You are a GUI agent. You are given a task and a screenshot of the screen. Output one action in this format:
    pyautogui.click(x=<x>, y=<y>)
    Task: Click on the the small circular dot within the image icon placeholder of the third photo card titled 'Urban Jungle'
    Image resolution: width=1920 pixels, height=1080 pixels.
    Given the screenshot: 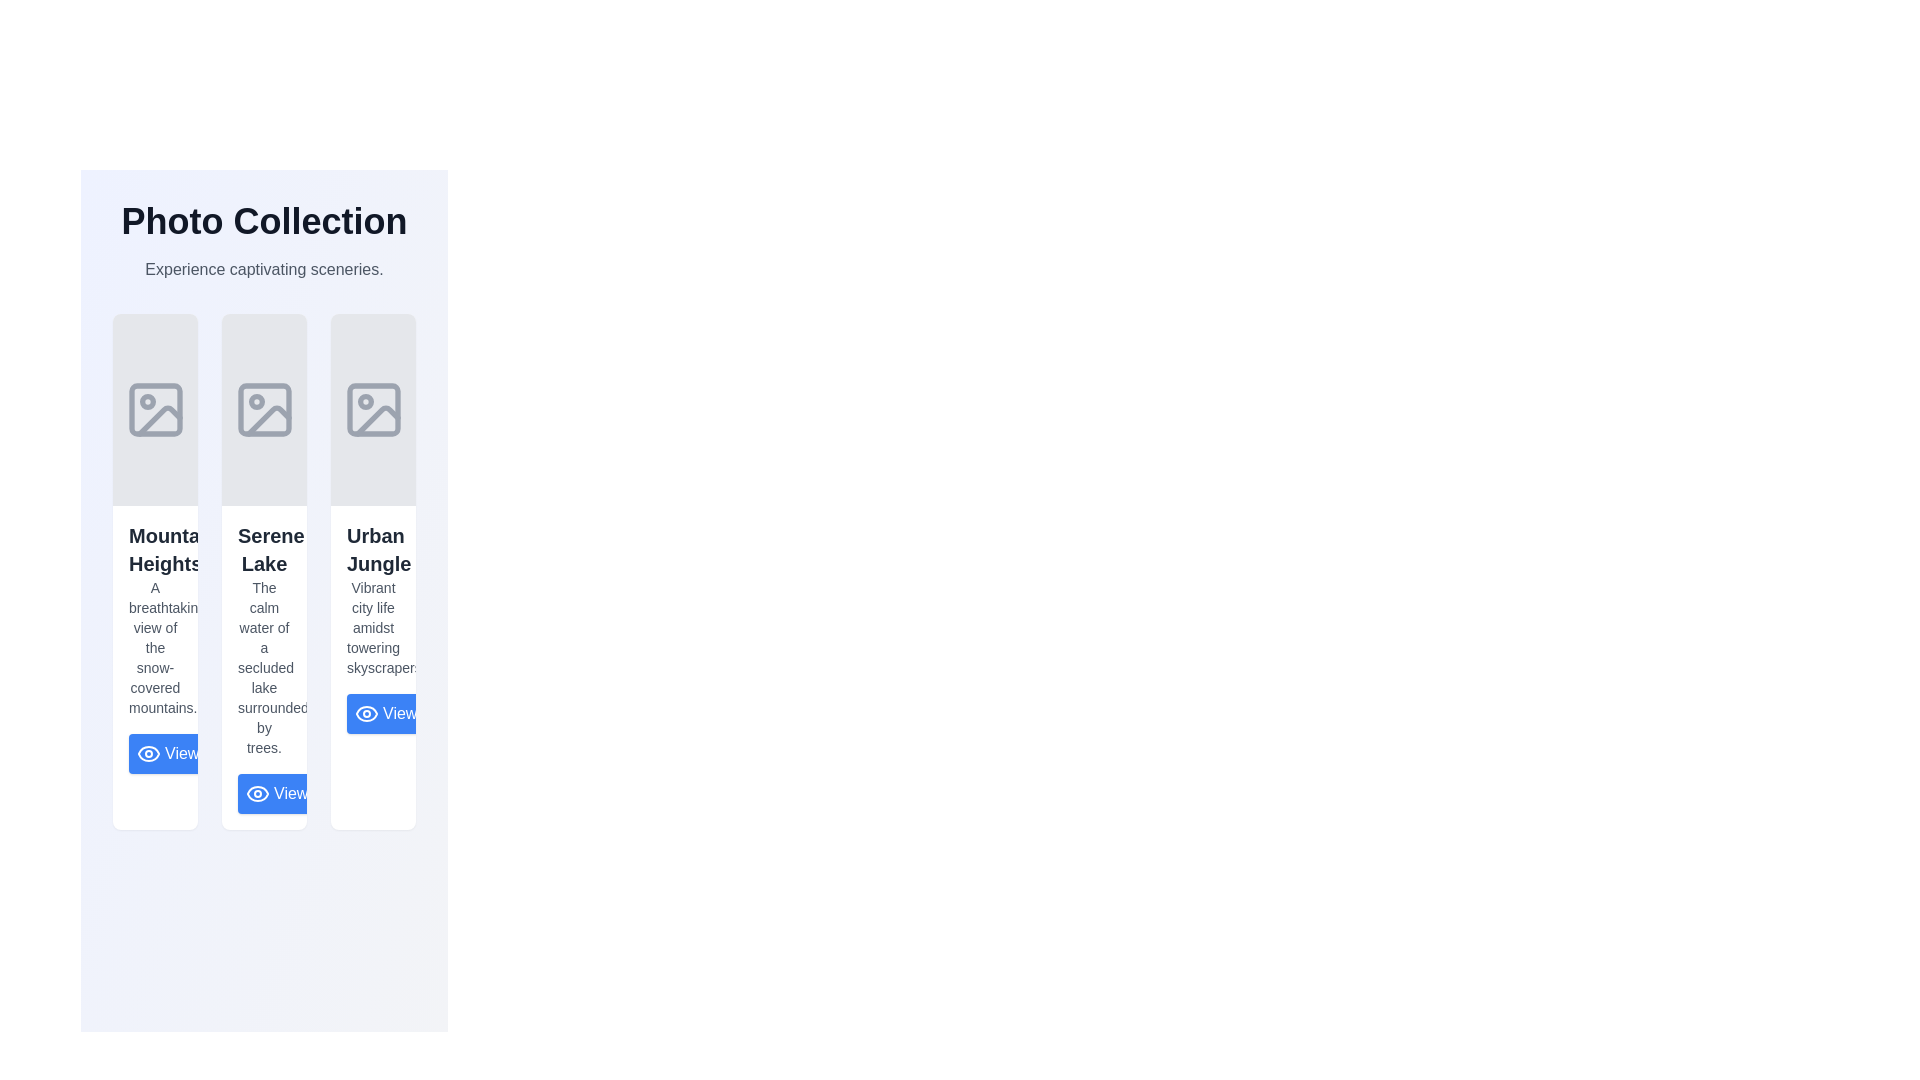 What is the action you would take?
    pyautogui.click(x=365, y=401)
    